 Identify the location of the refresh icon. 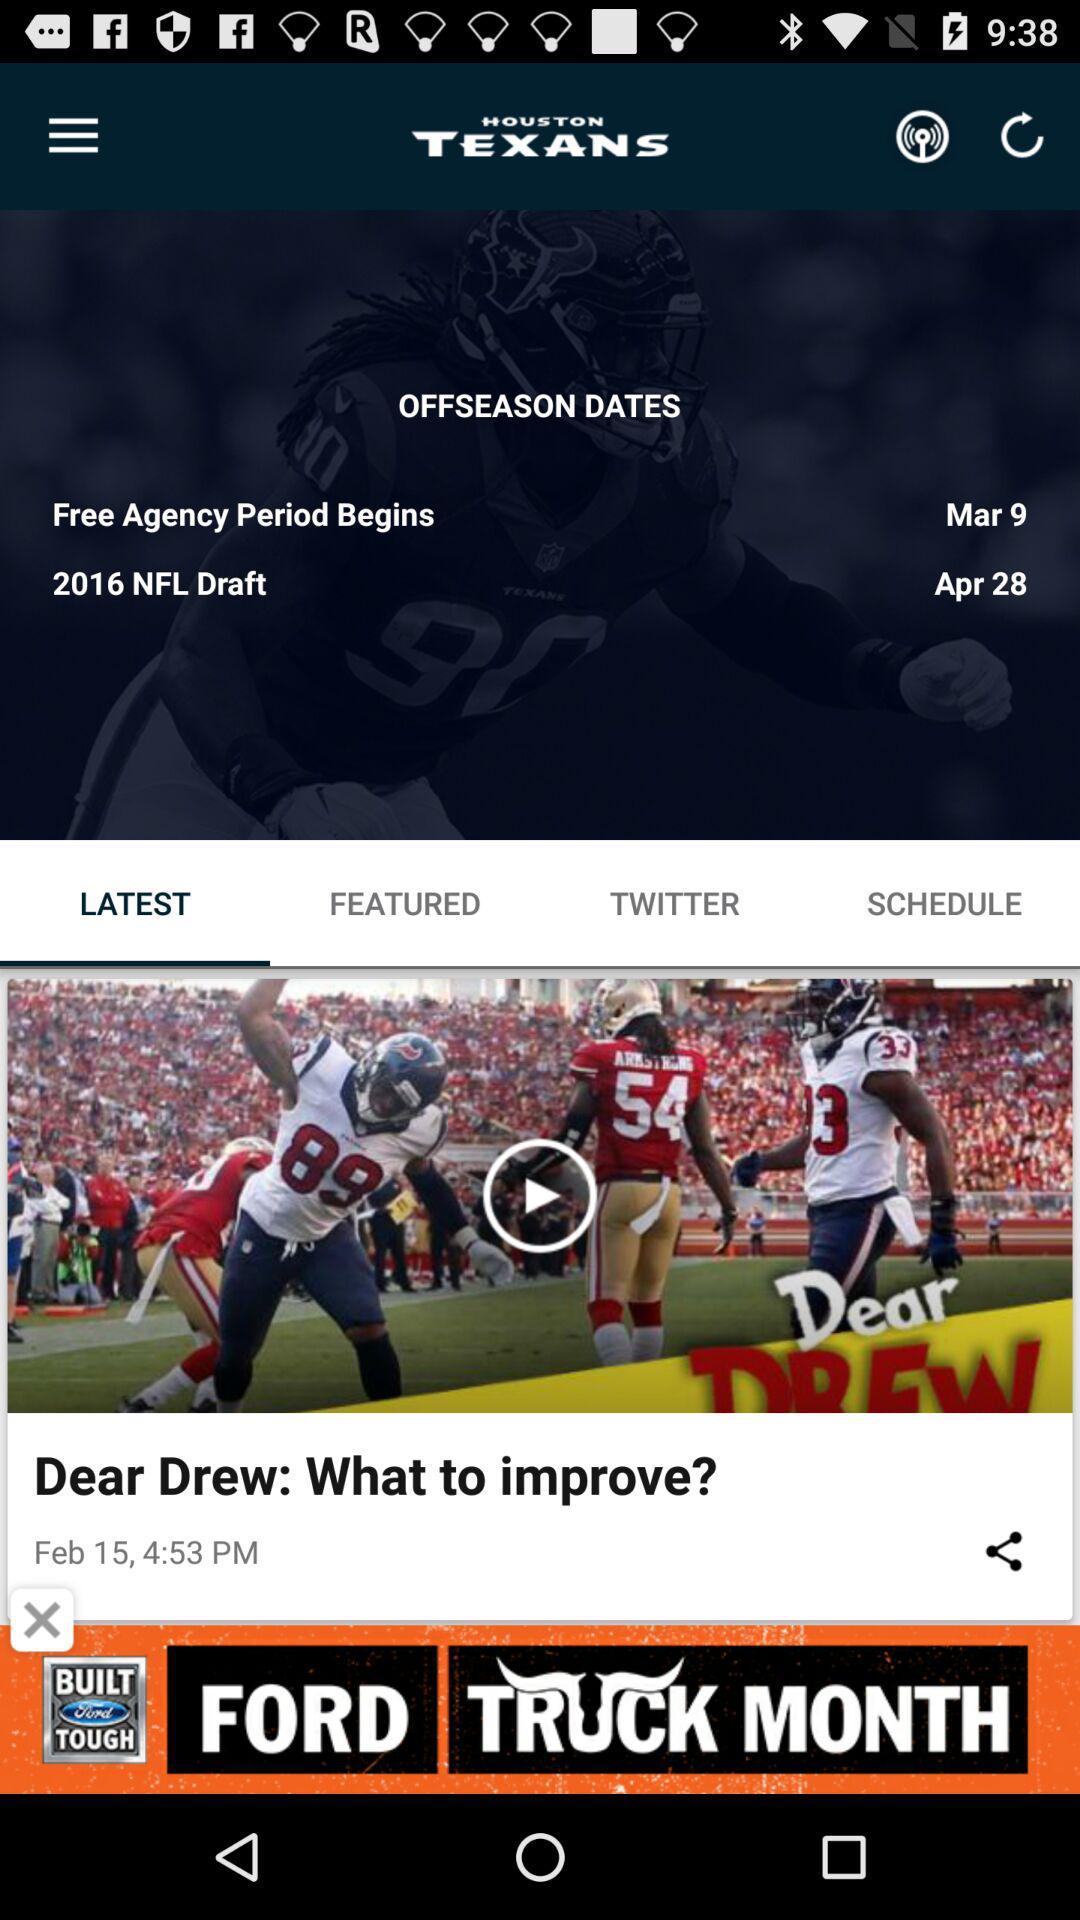
(1022, 136).